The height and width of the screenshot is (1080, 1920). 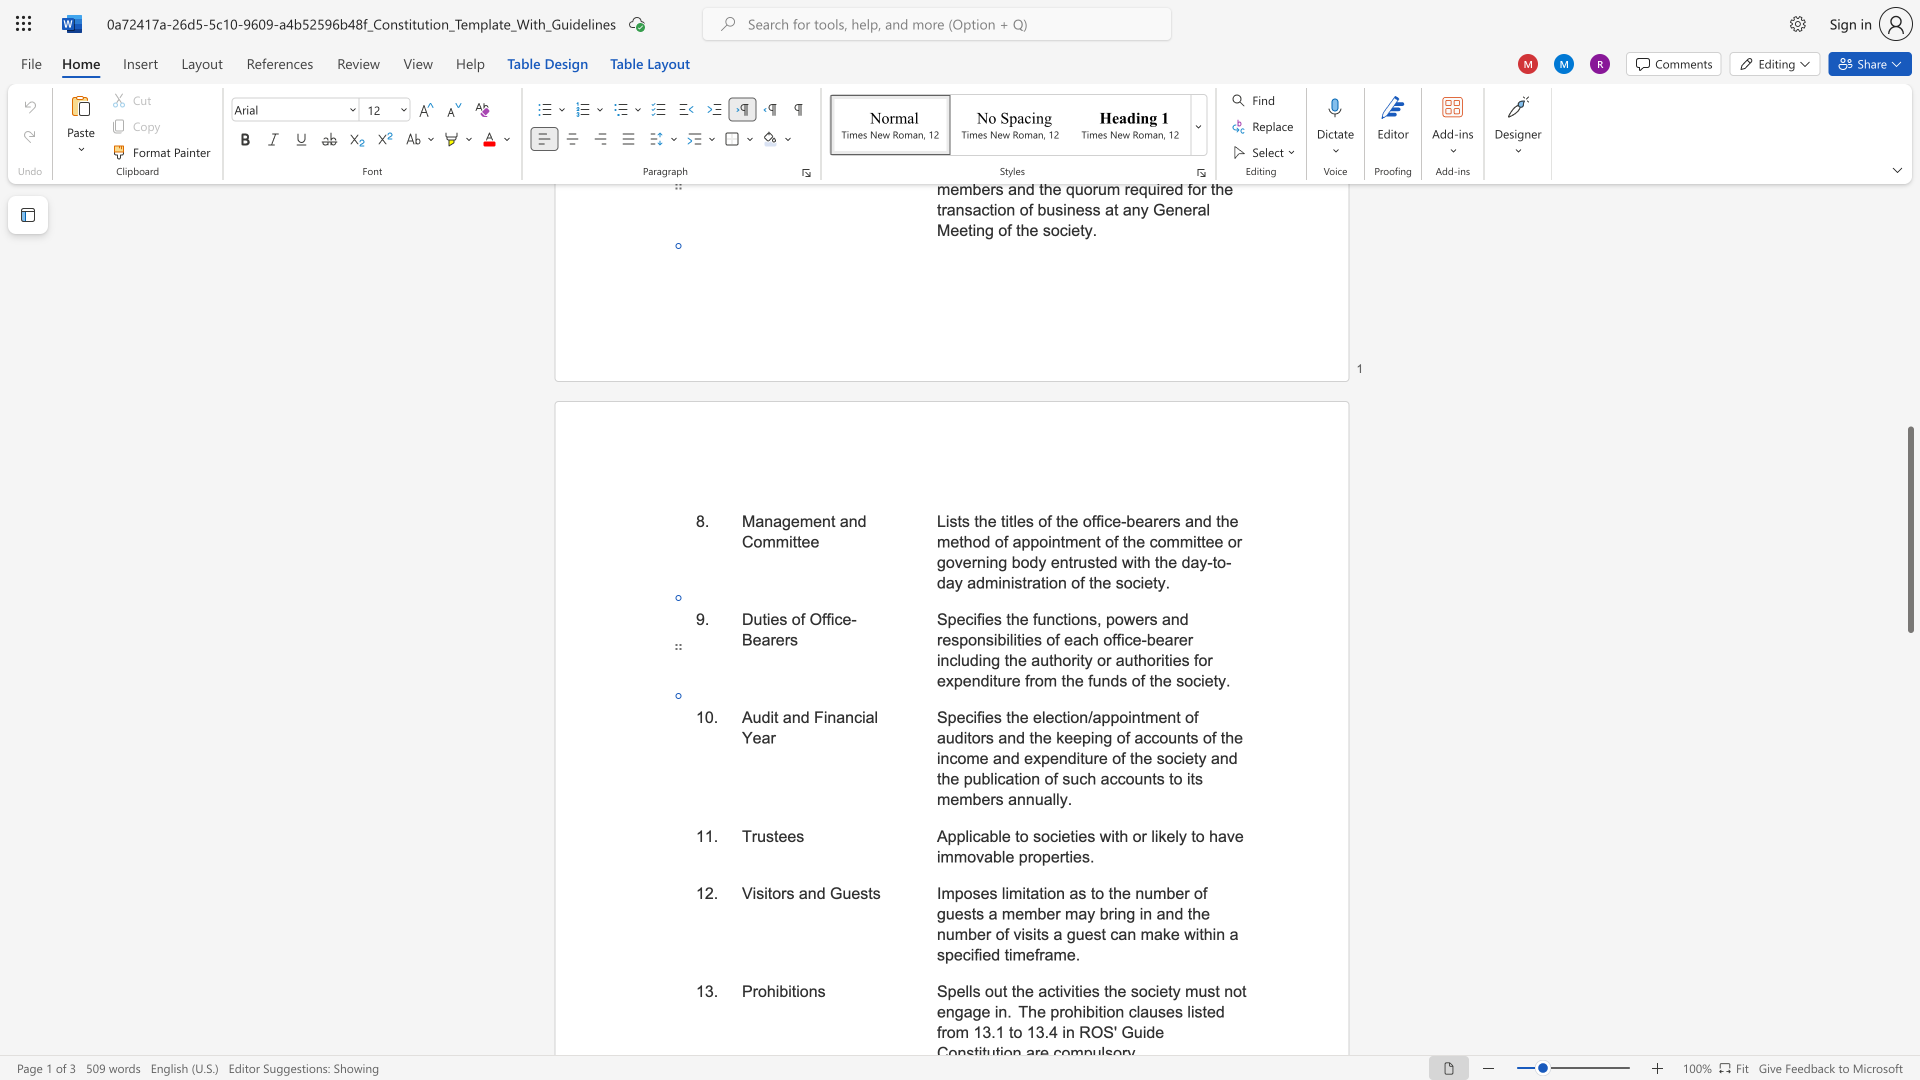 What do you see at coordinates (767, 892) in the screenshot?
I see `the space between the continuous character "i" and "t" in the text` at bounding box center [767, 892].